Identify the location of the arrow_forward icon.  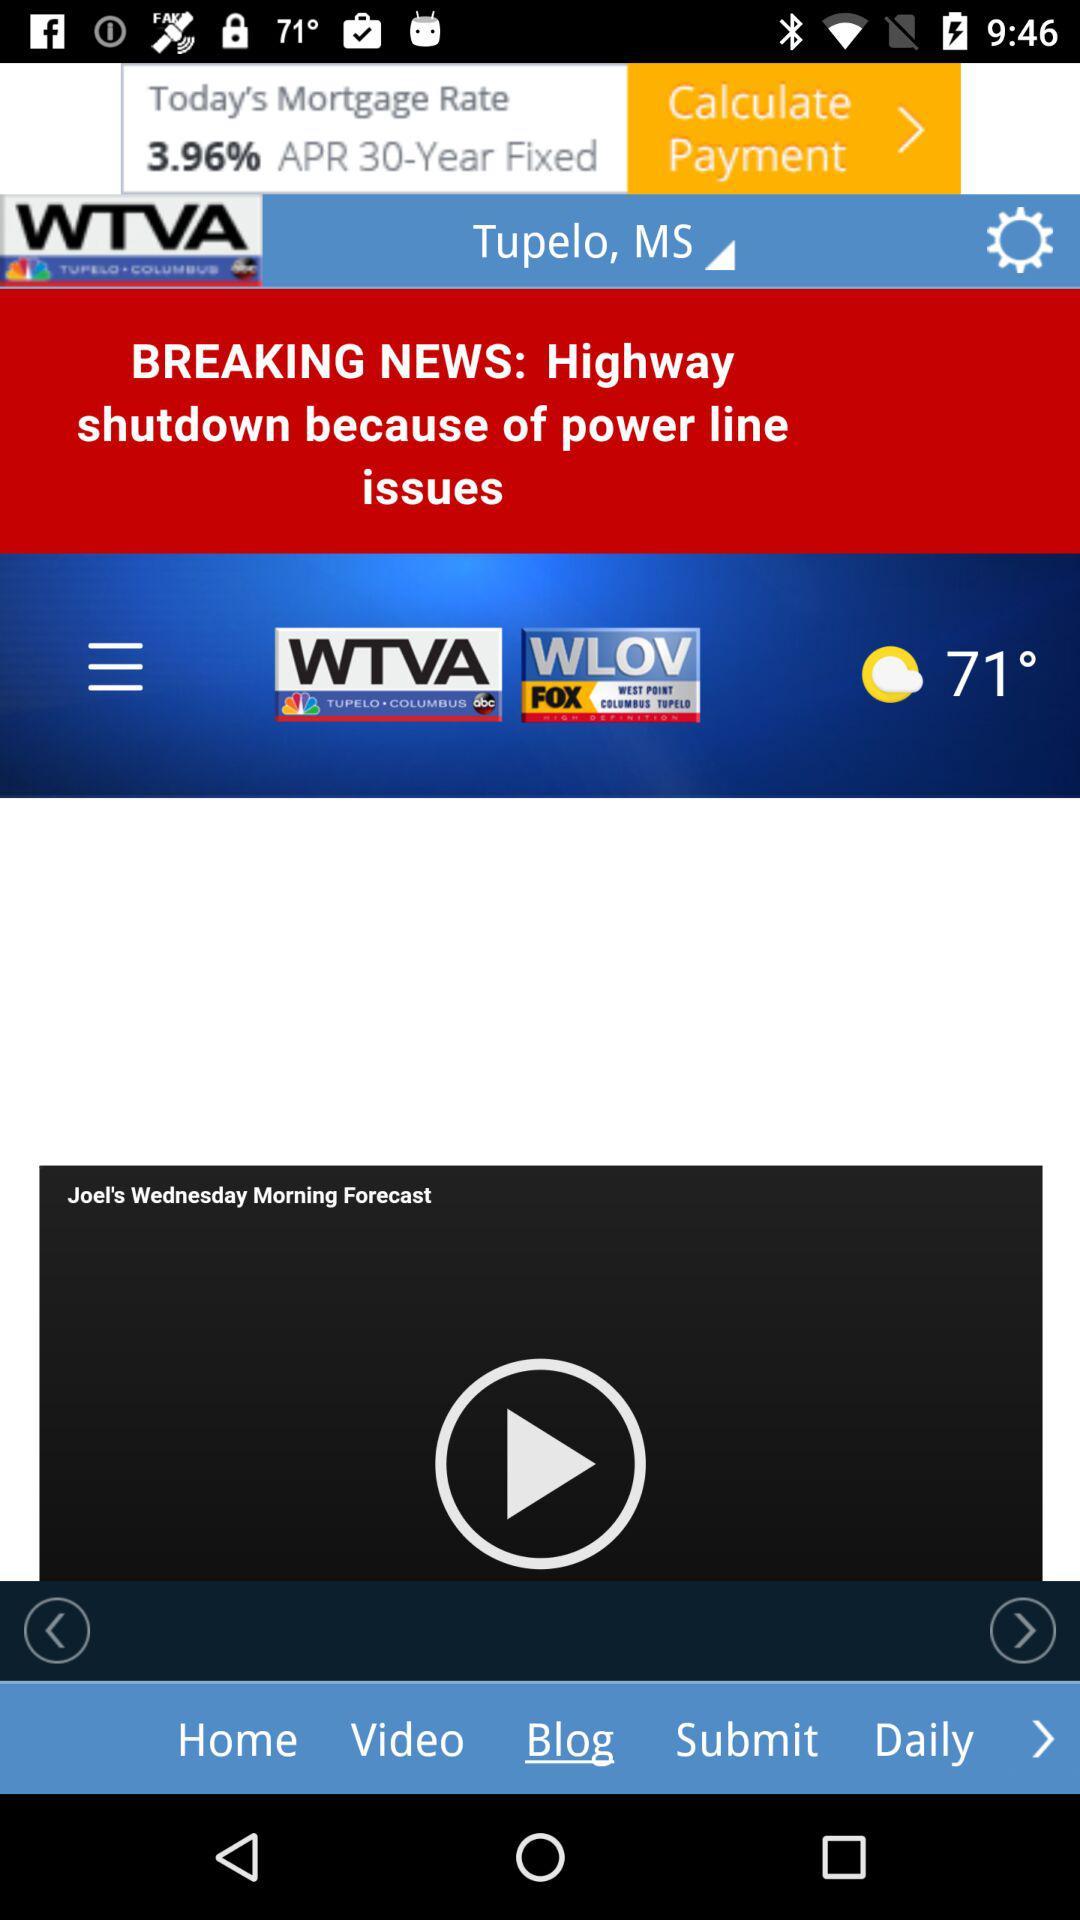
(1042, 1737).